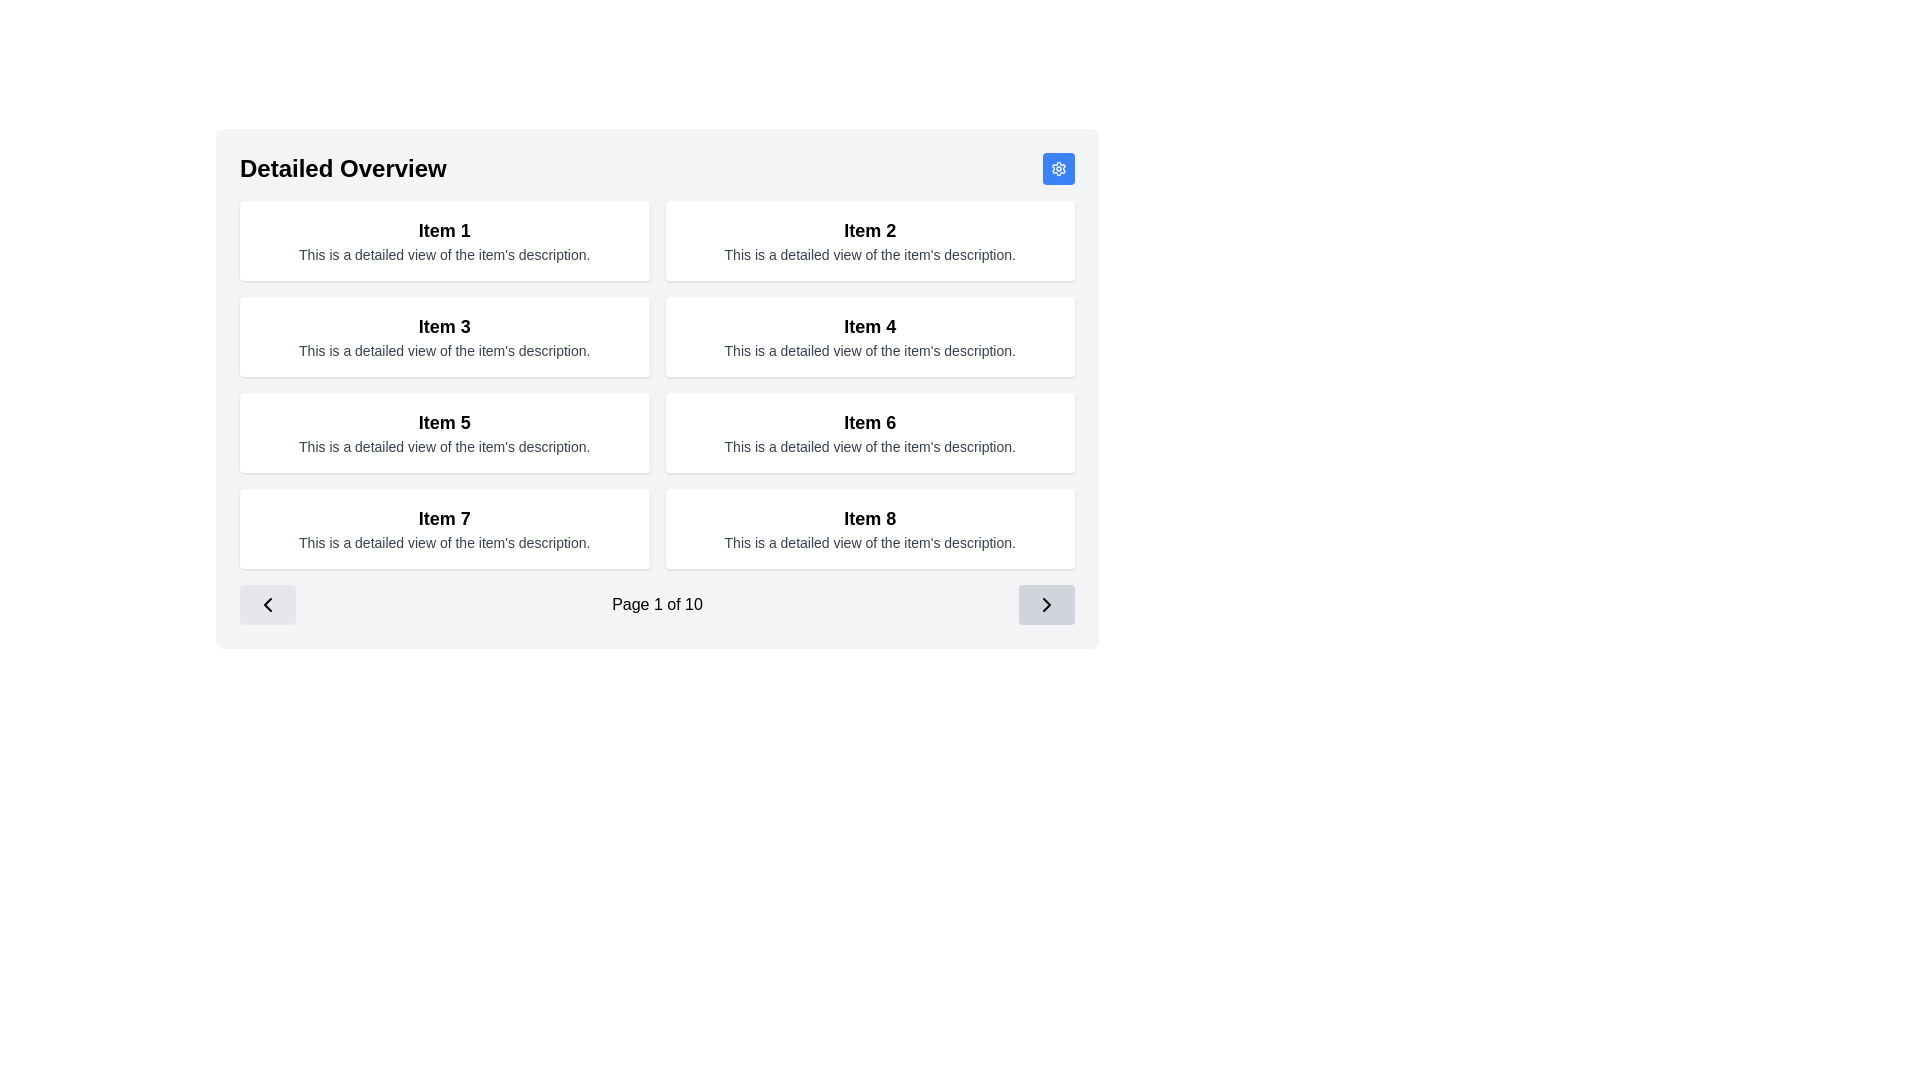 This screenshot has width=1920, height=1080. Describe the element at coordinates (1058, 168) in the screenshot. I see `the blue gear-shaped icon located in the top-right corner of the white card interface` at that location.